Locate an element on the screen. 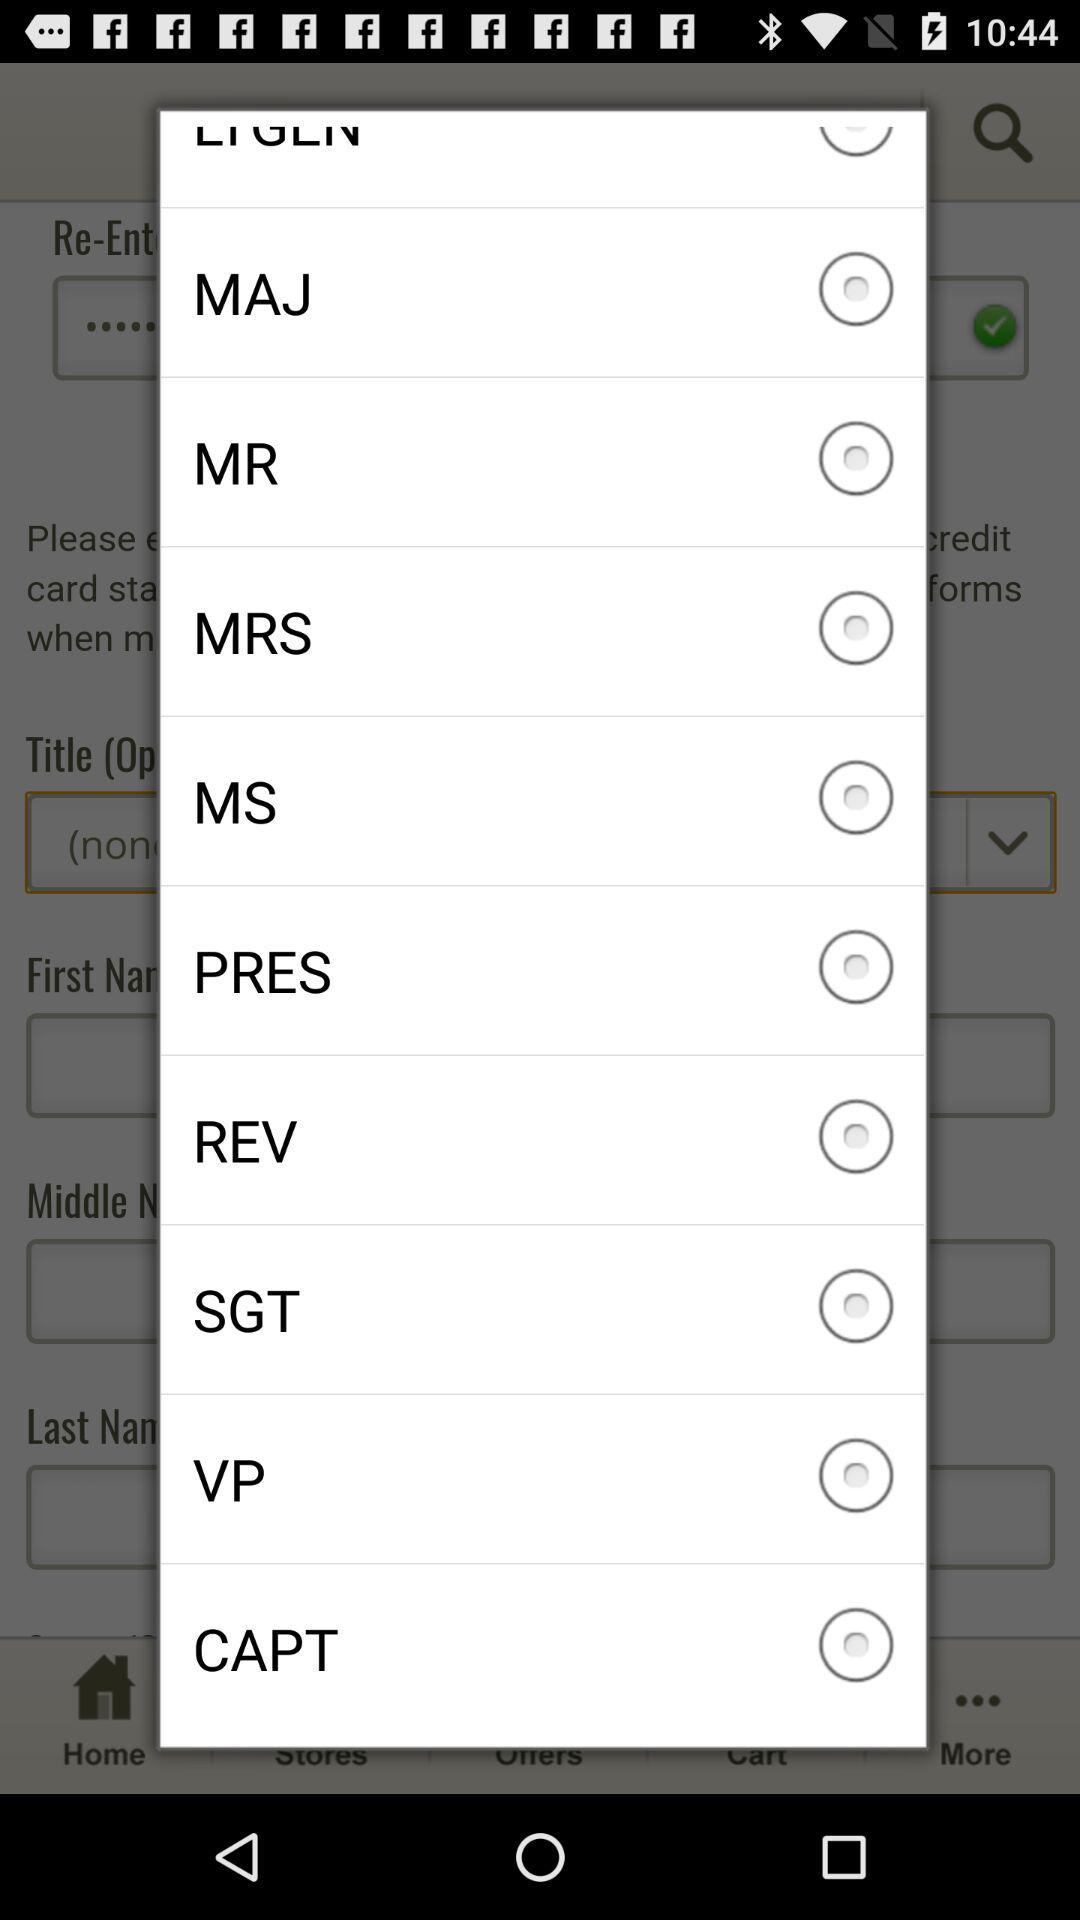 The height and width of the screenshot is (1920, 1080). the checkbox below pres icon is located at coordinates (542, 1140).